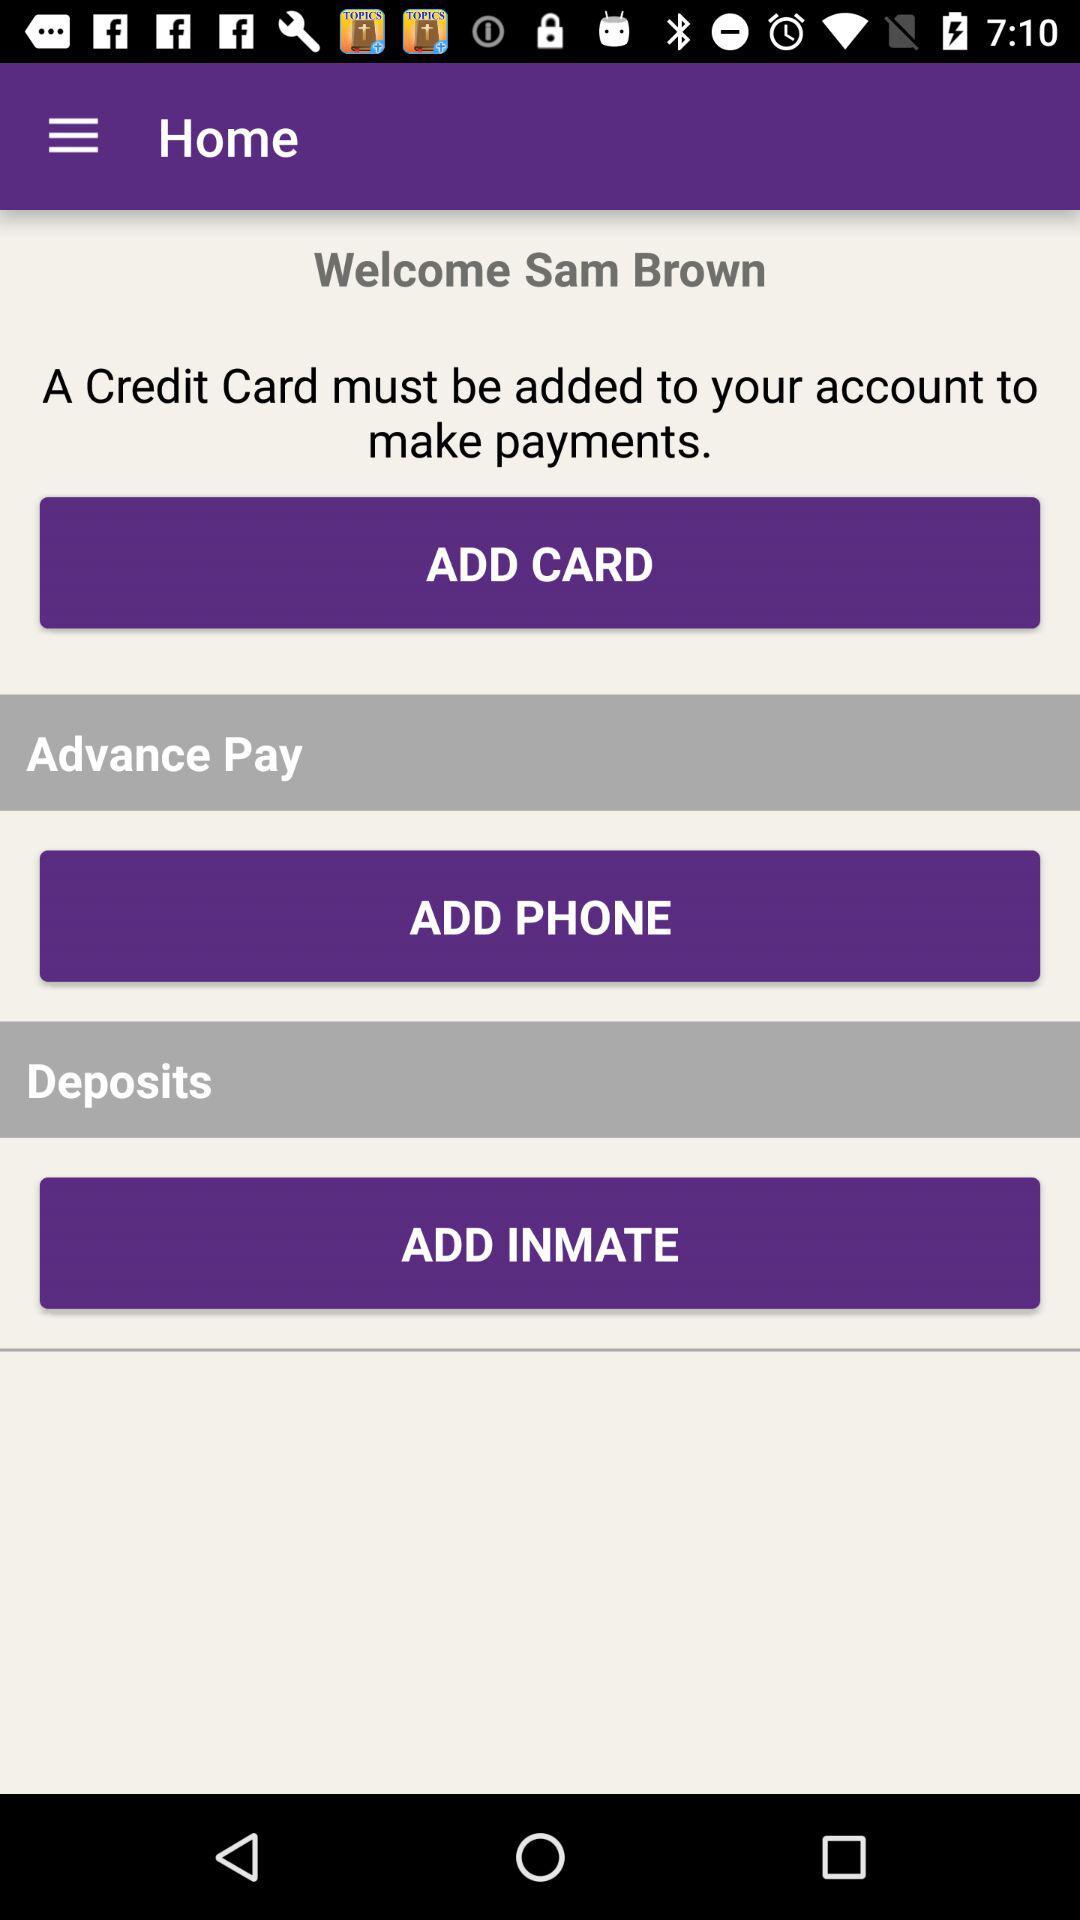 This screenshot has width=1080, height=1920. I want to click on the icon above the a credit card, so click(72, 135).